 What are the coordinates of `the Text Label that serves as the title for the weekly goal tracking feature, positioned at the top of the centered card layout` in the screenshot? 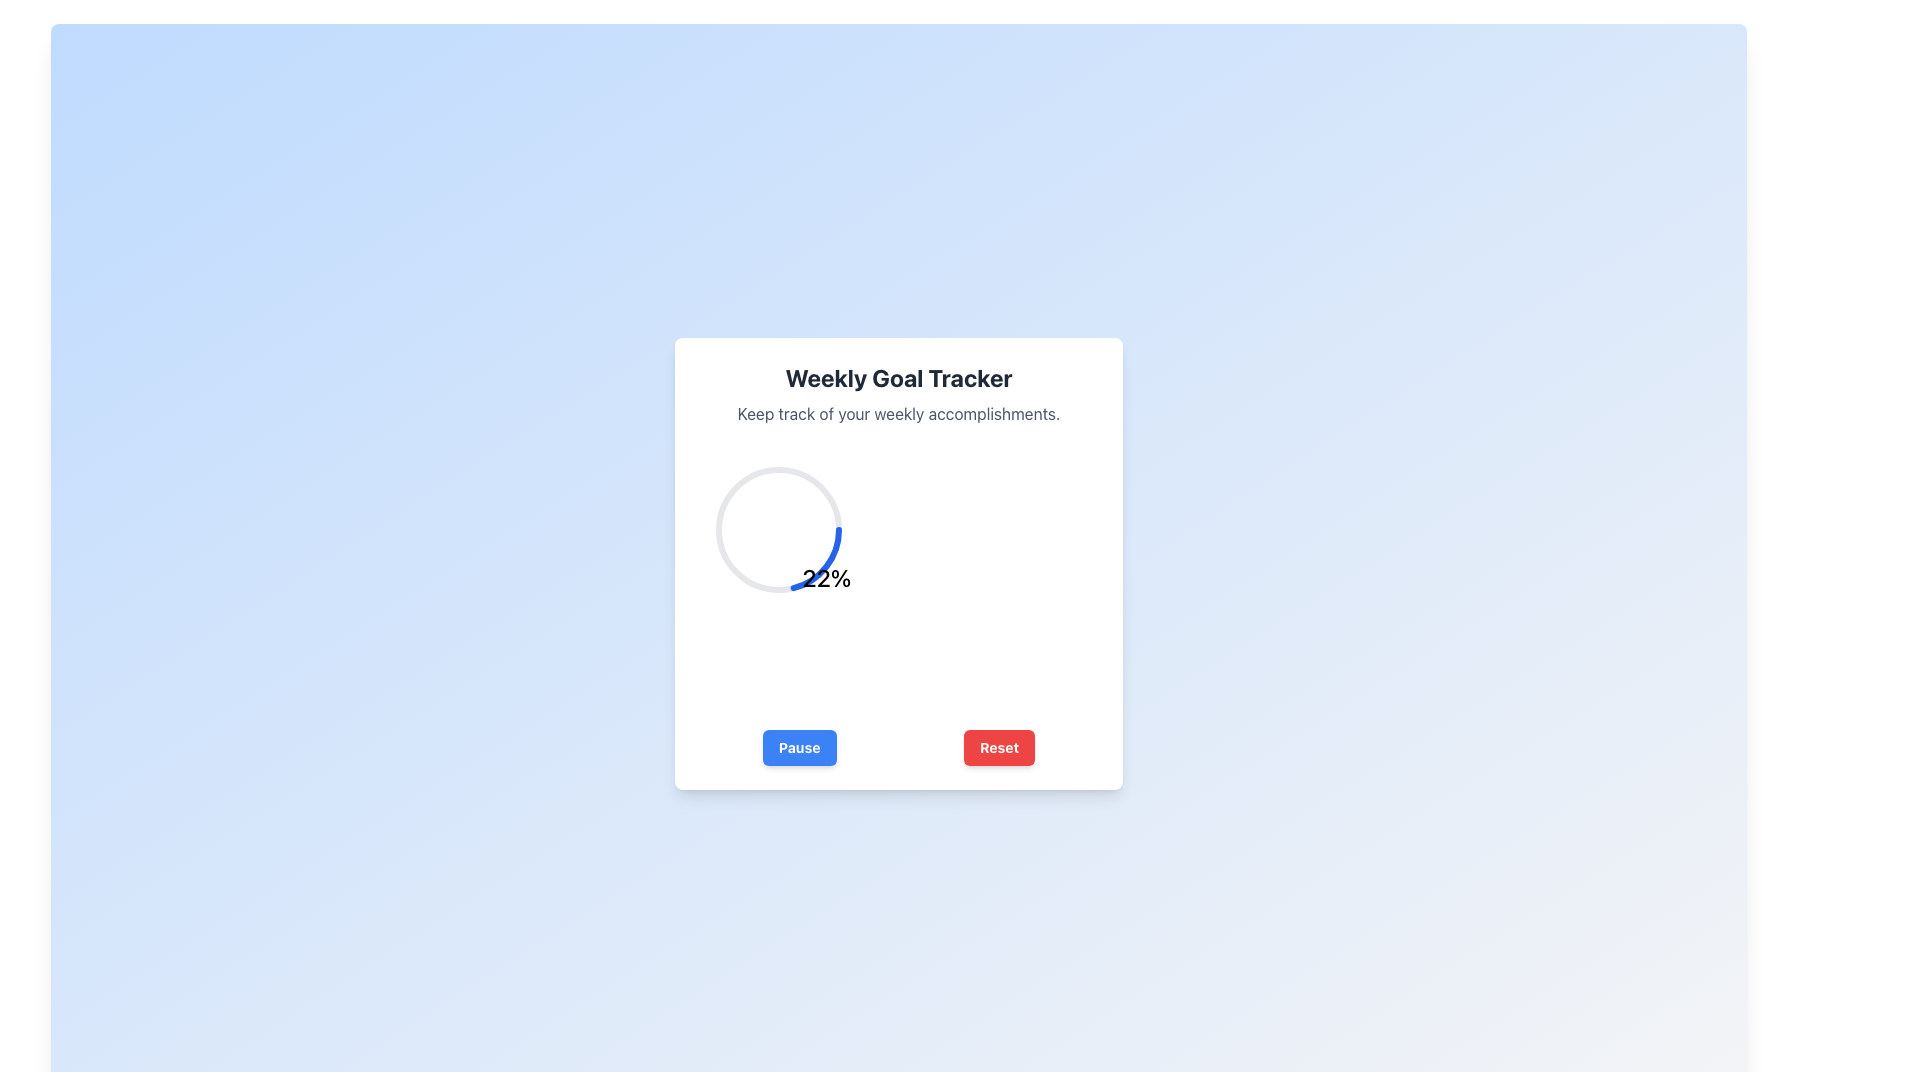 It's located at (897, 378).